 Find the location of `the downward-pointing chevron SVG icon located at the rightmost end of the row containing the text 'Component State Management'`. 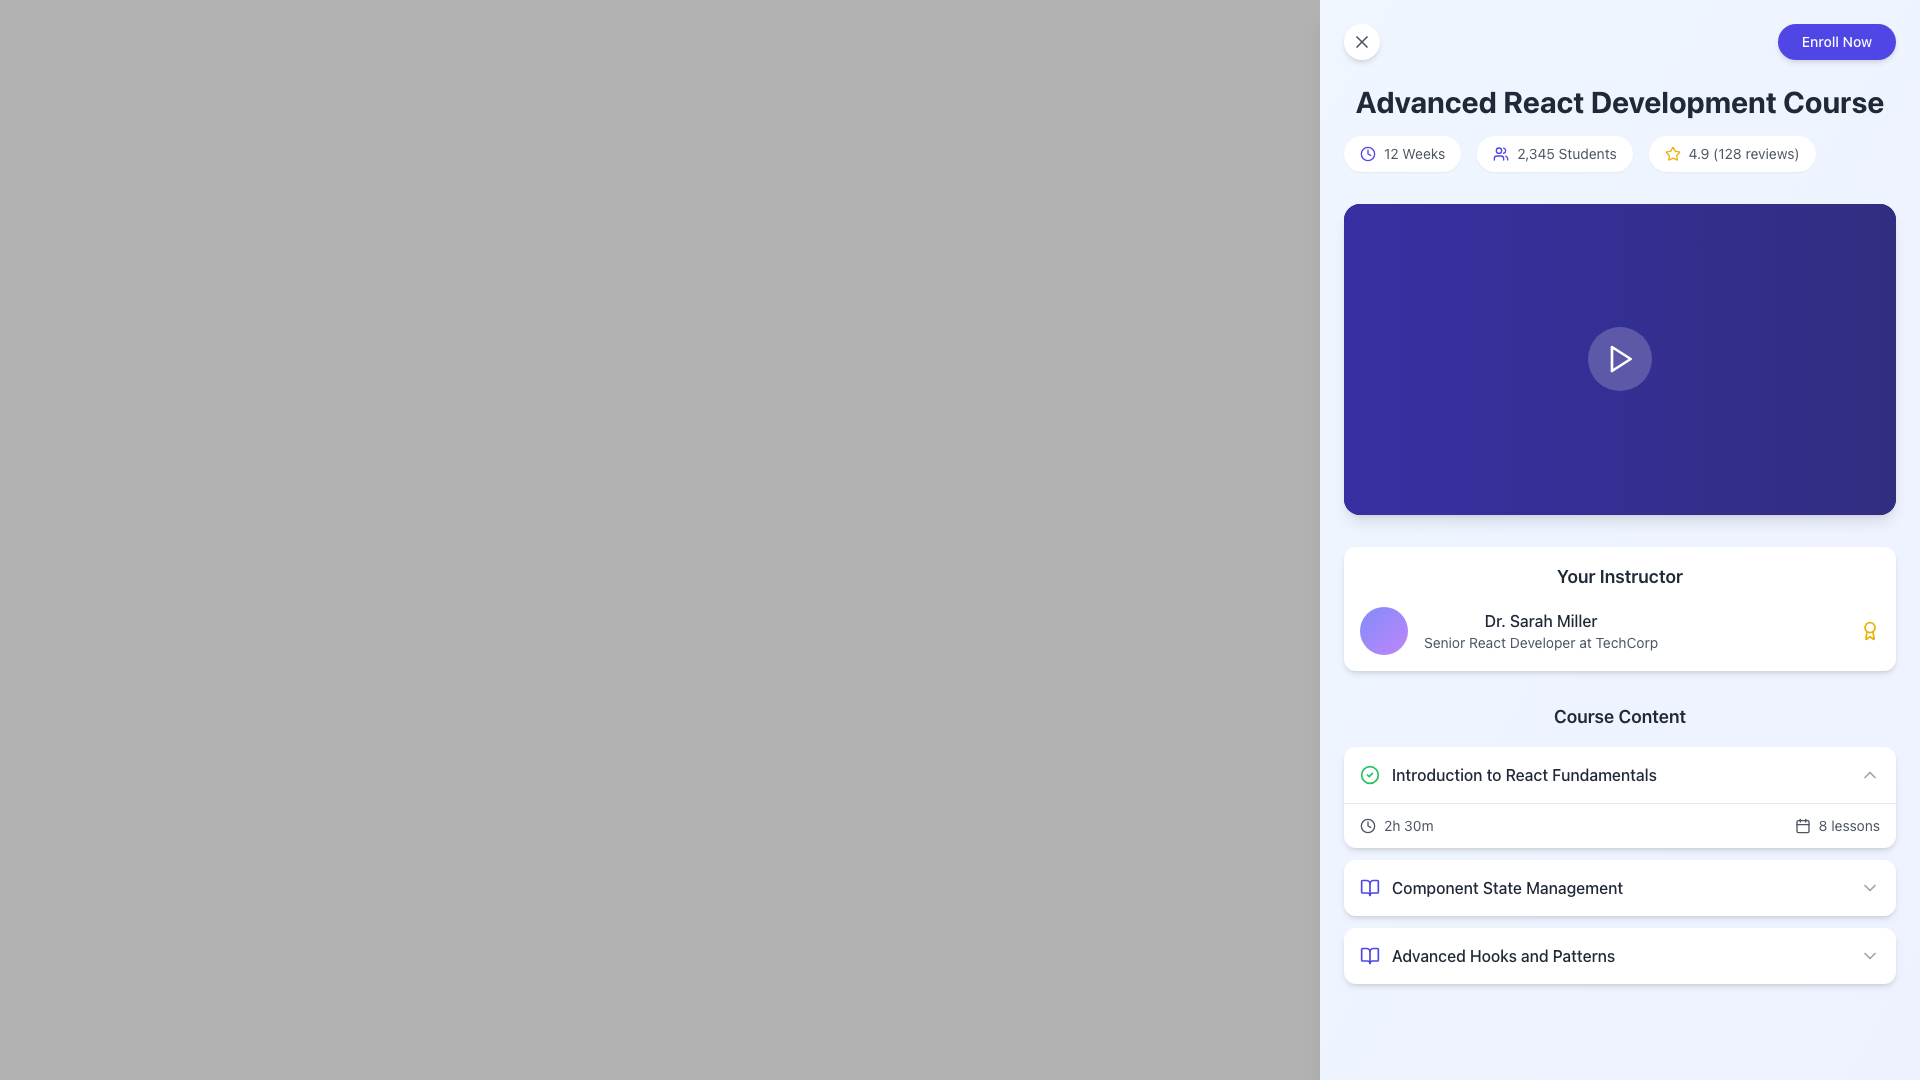

the downward-pointing chevron SVG icon located at the rightmost end of the row containing the text 'Component State Management' is located at coordinates (1869, 886).